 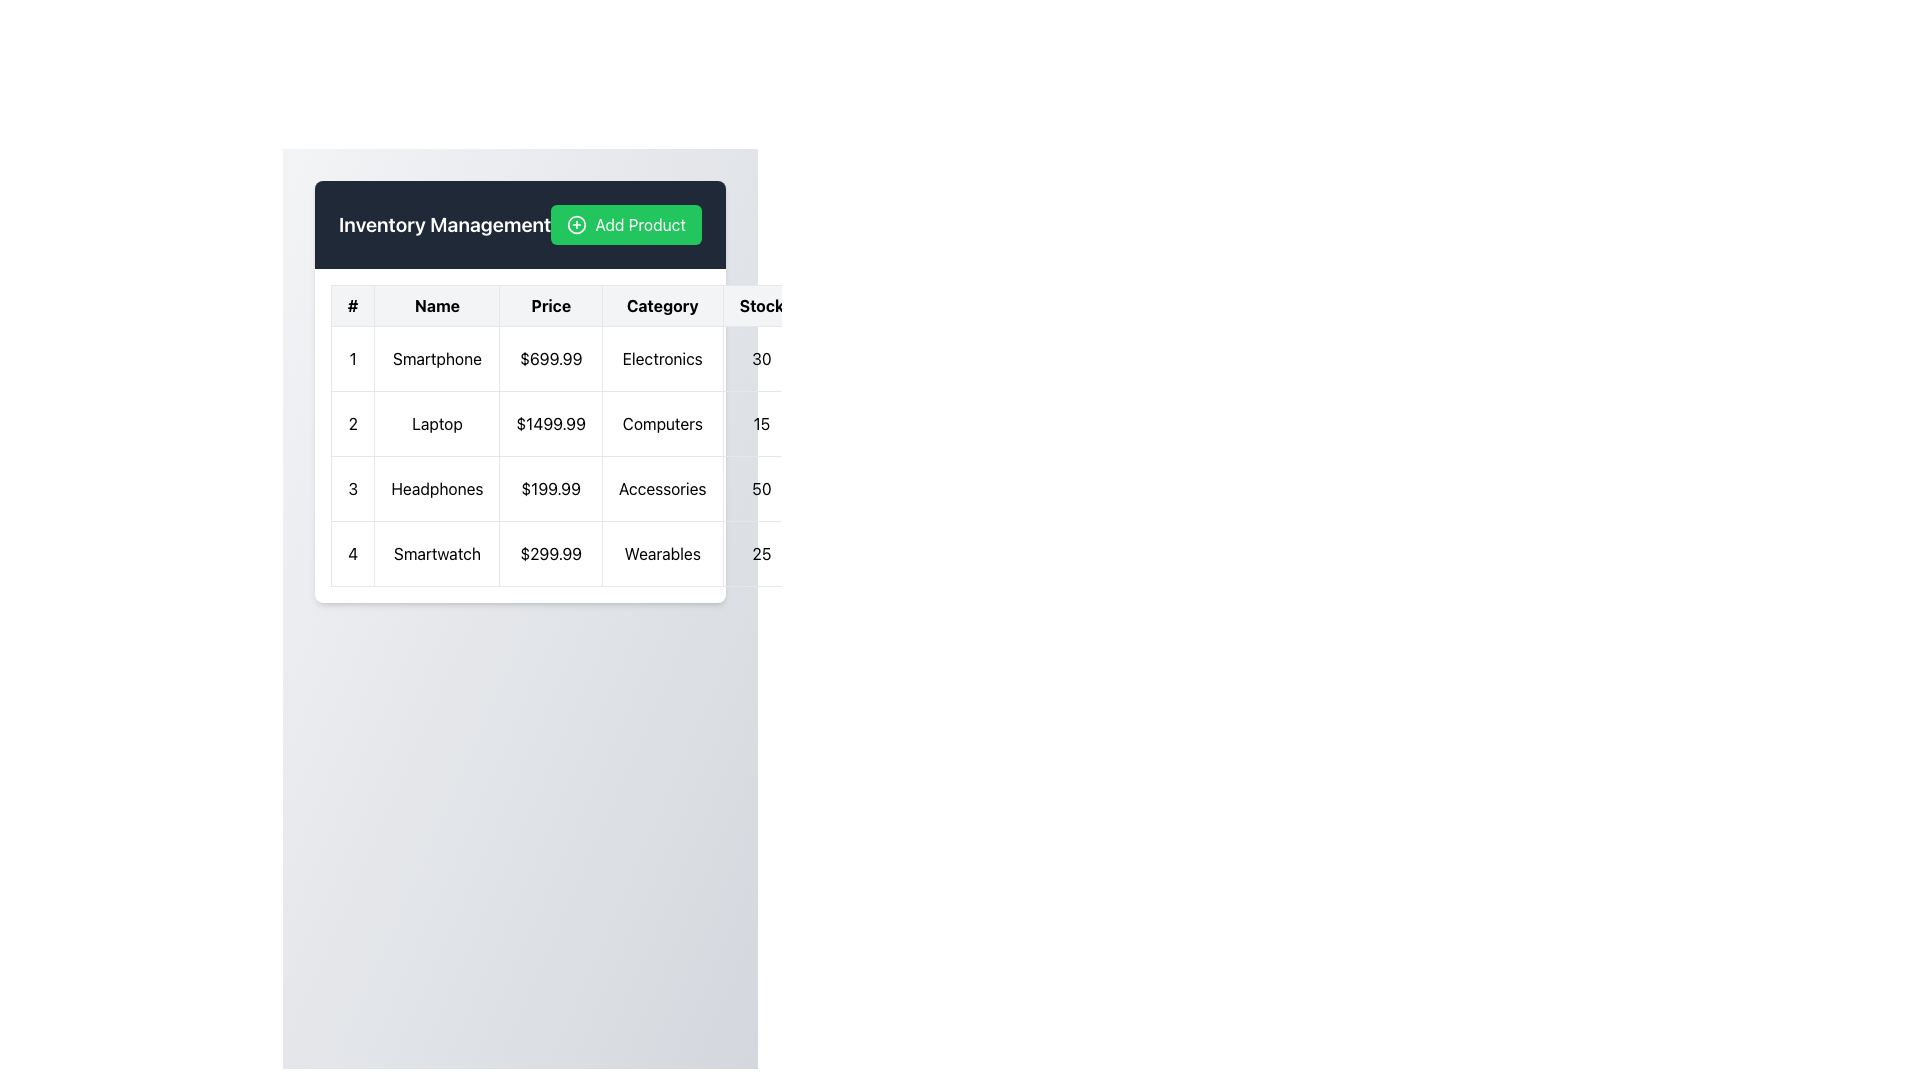 I want to click on the text cell displaying the price '$299.99', which is the third column entry in the fourth row of a table, aligned with similar cells, so click(x=551, y=554).